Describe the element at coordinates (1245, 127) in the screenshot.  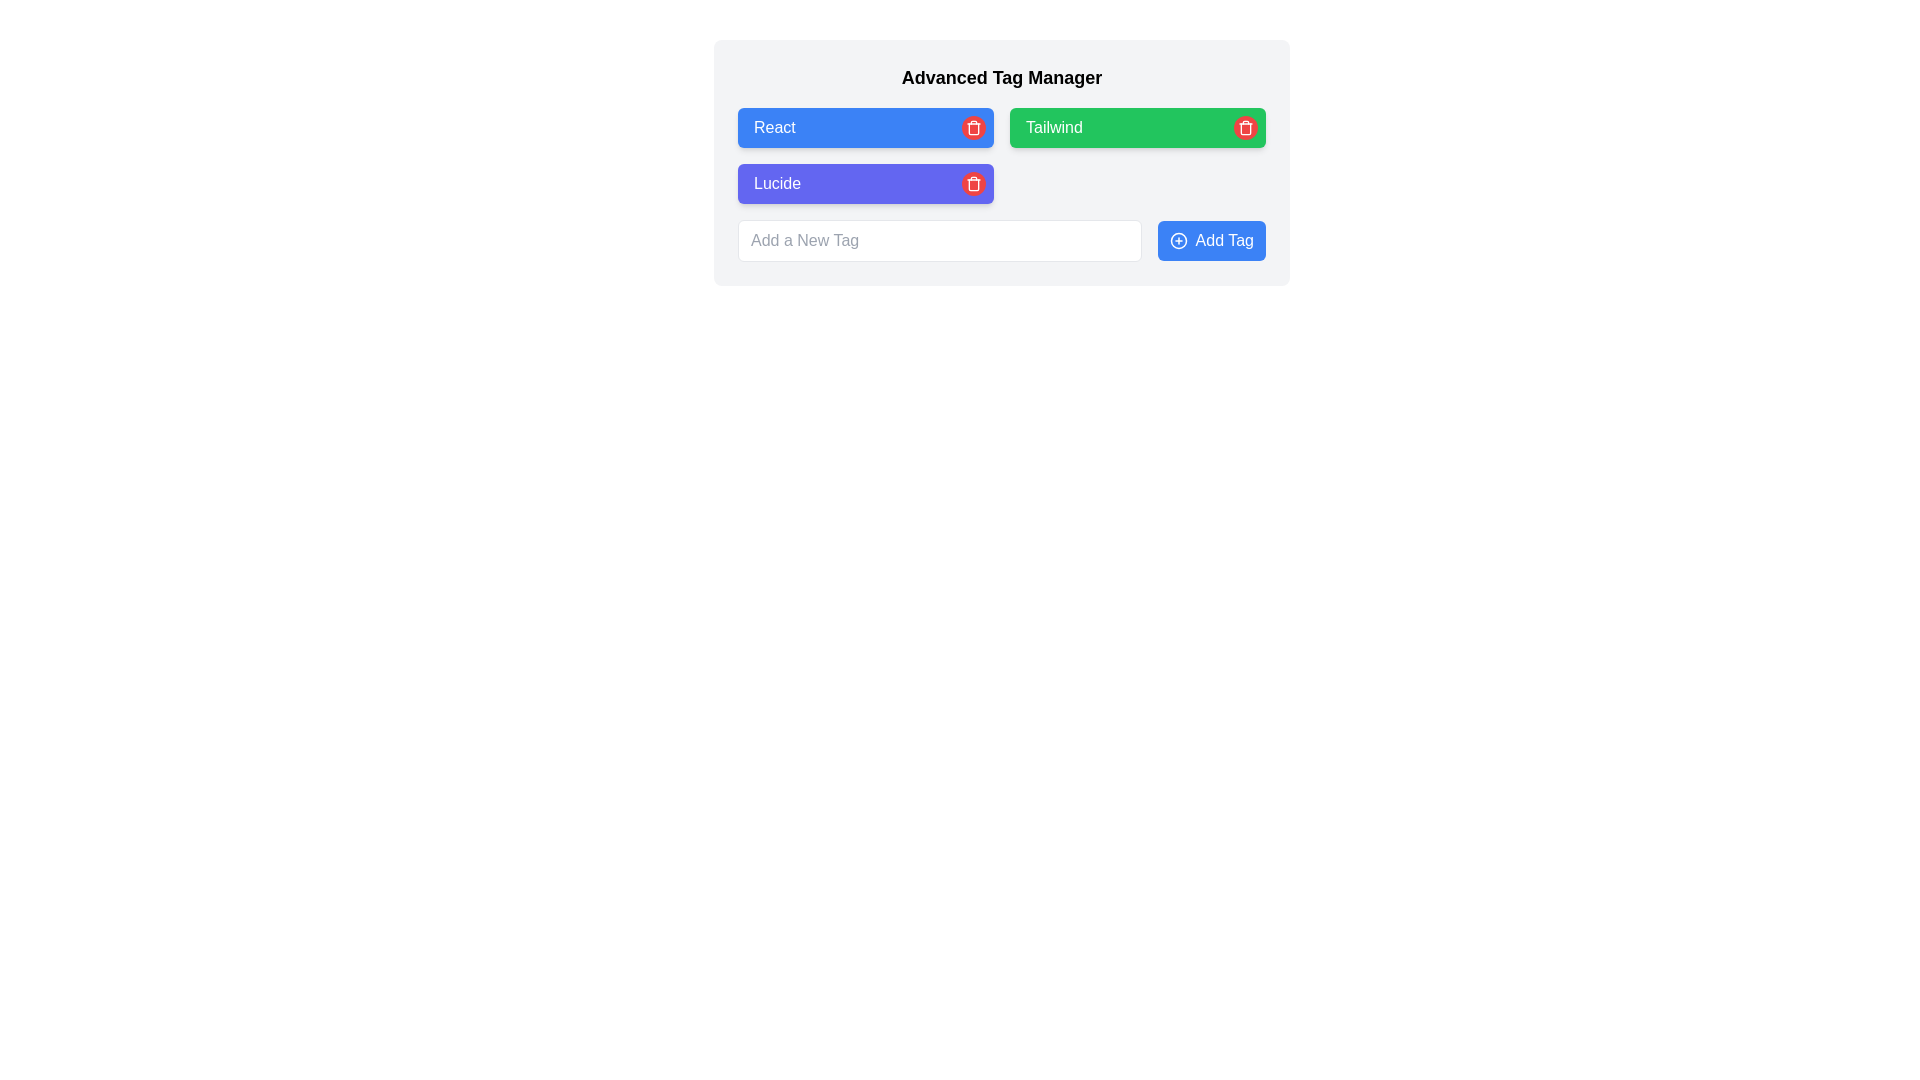
I see `the deletion button located at the far right of the green rectangular block labeled 'Tailwind'` at that location.